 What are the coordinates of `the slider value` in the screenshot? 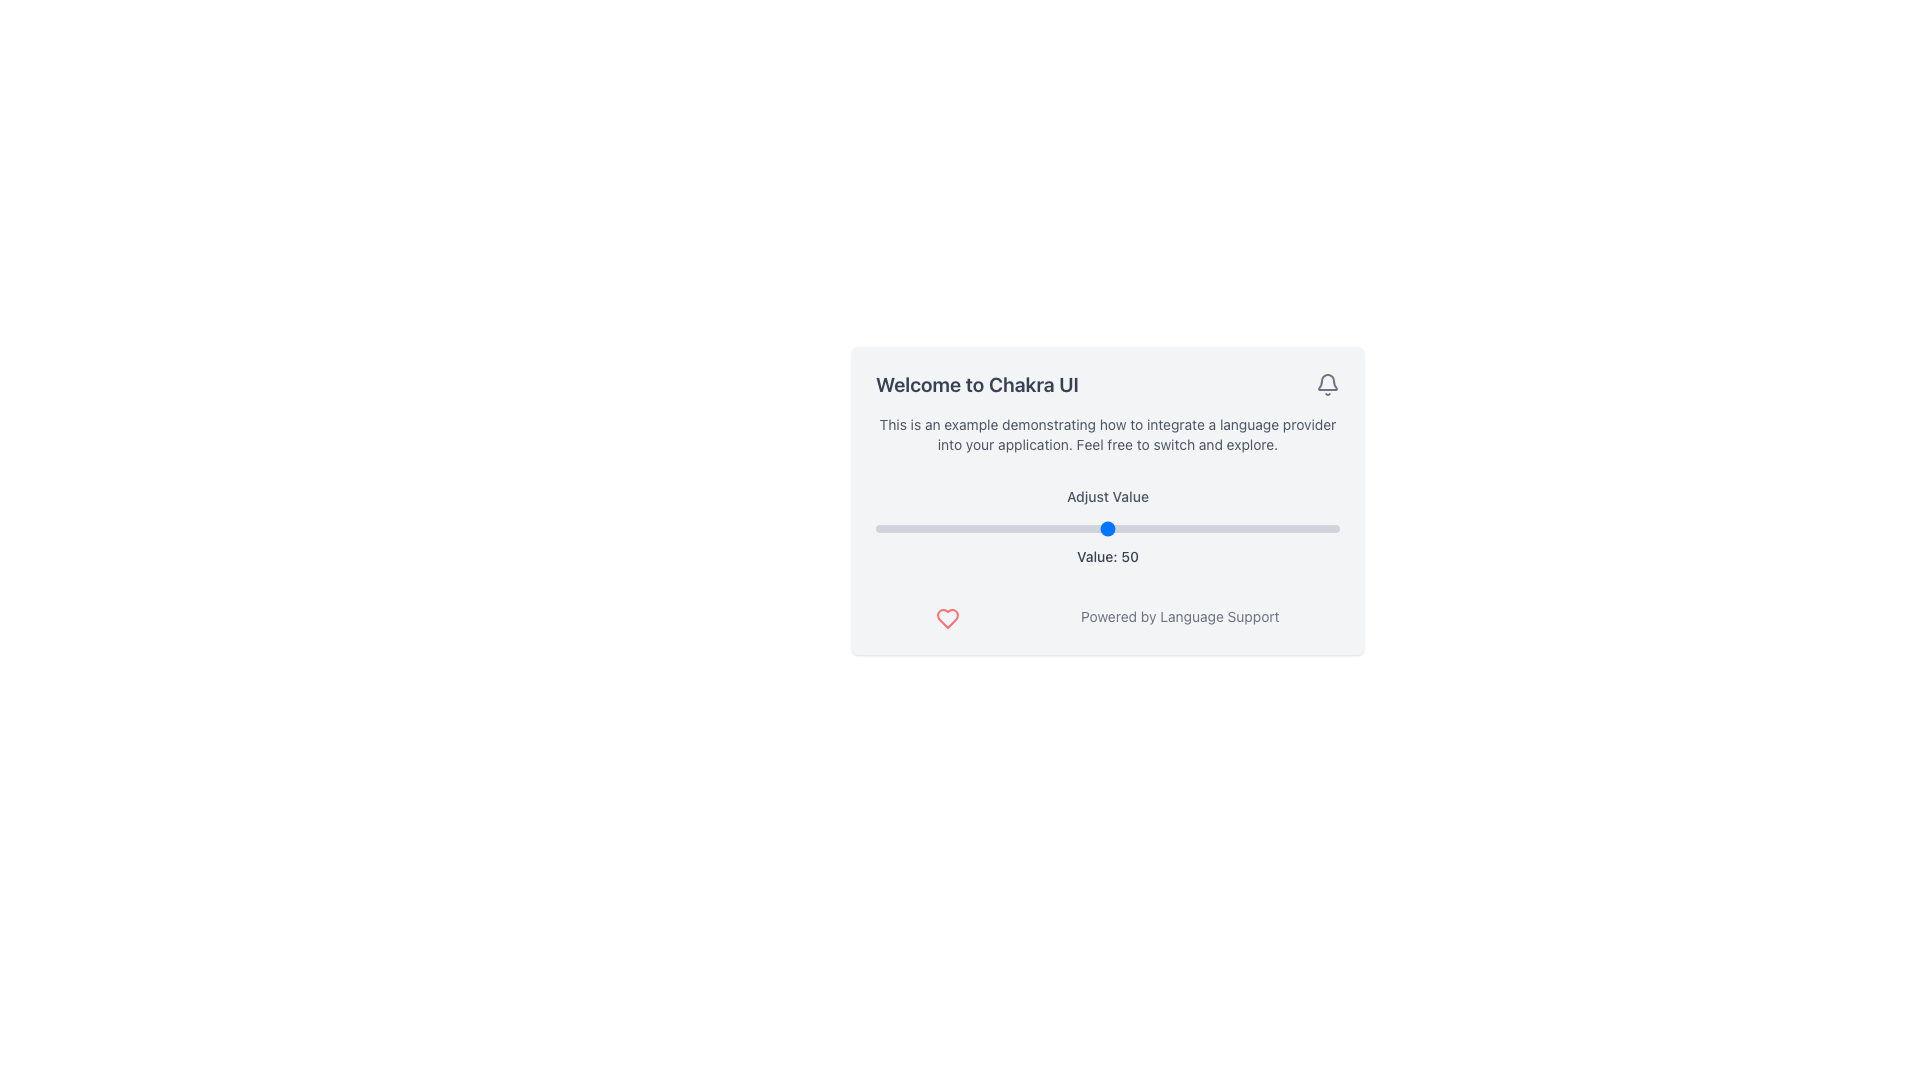 It's located at (1241, 527).